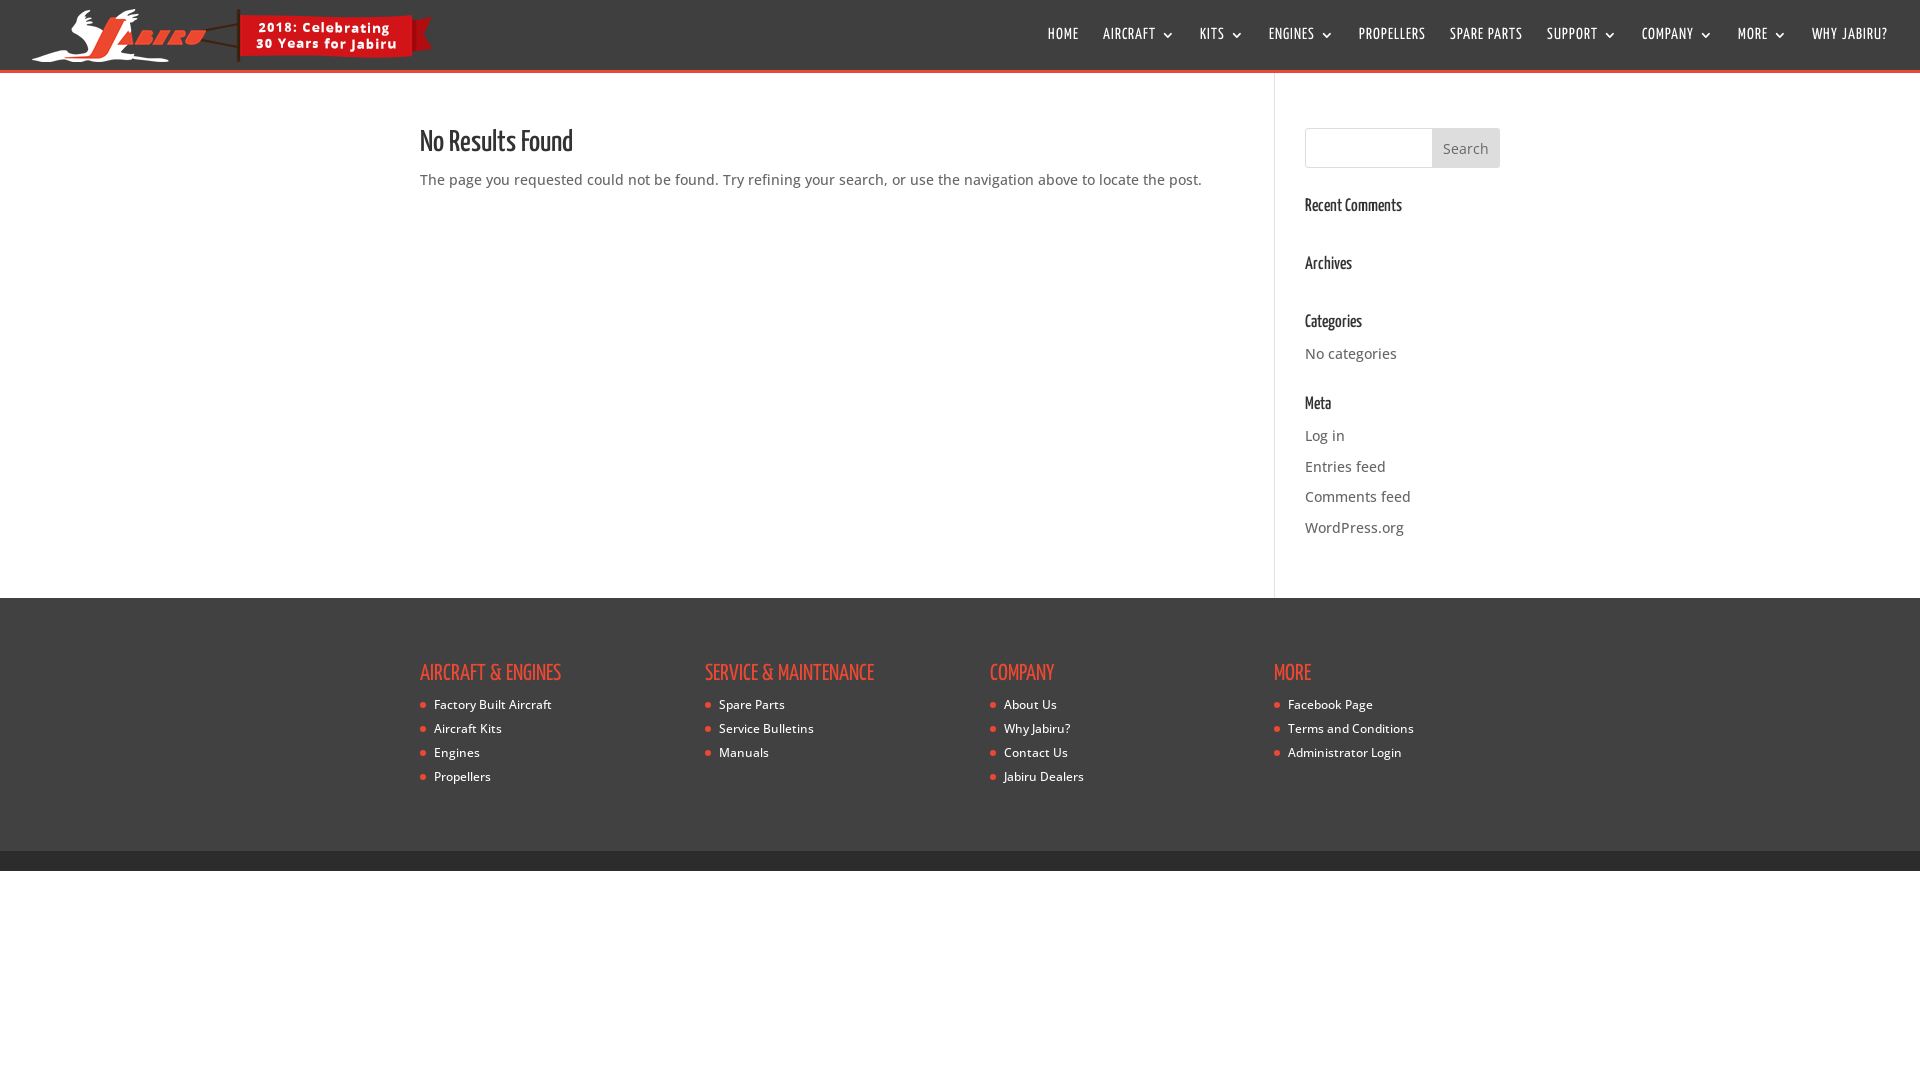 This screenshot has width=1920, height=1080. Describe the element at coordinates (467, 728) in the screenshot. I see `'Aircraft Kits'` at that location.